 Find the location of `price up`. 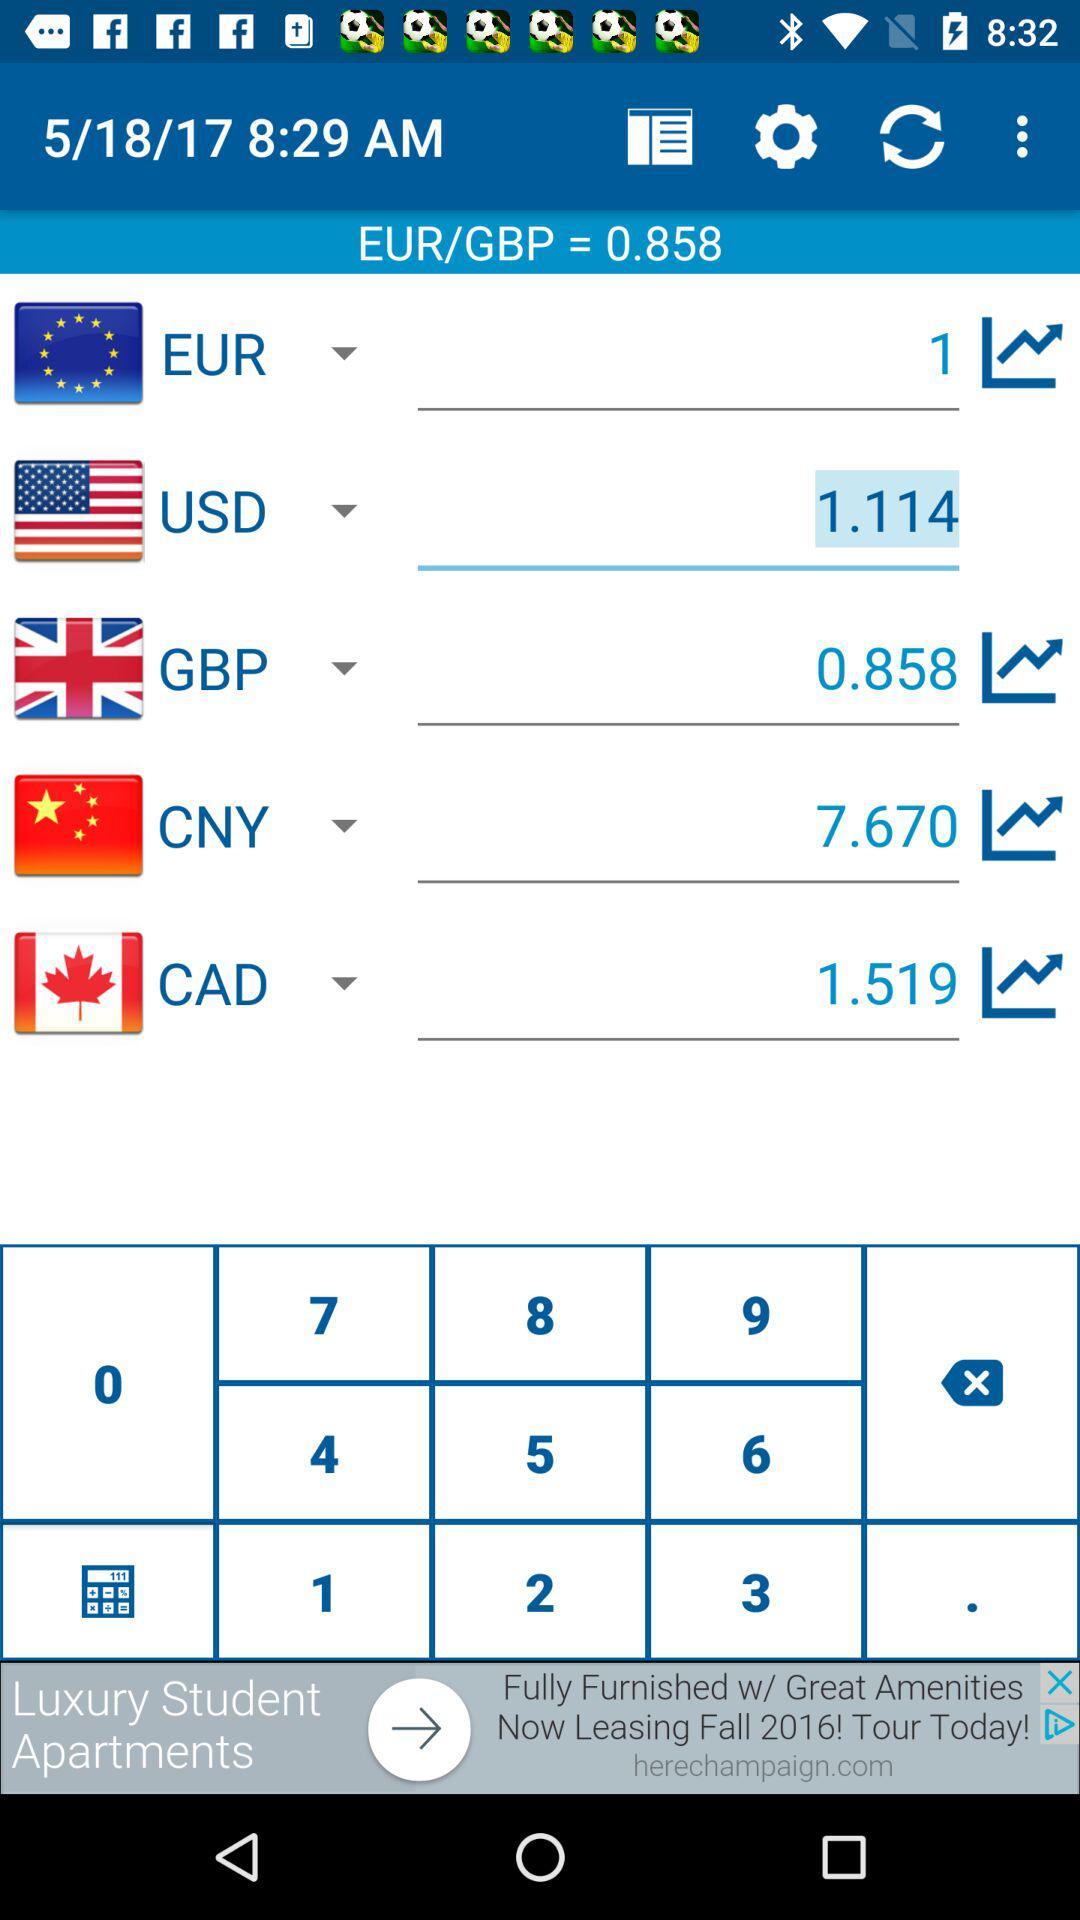

price up is located at coordinates (1022, 667).